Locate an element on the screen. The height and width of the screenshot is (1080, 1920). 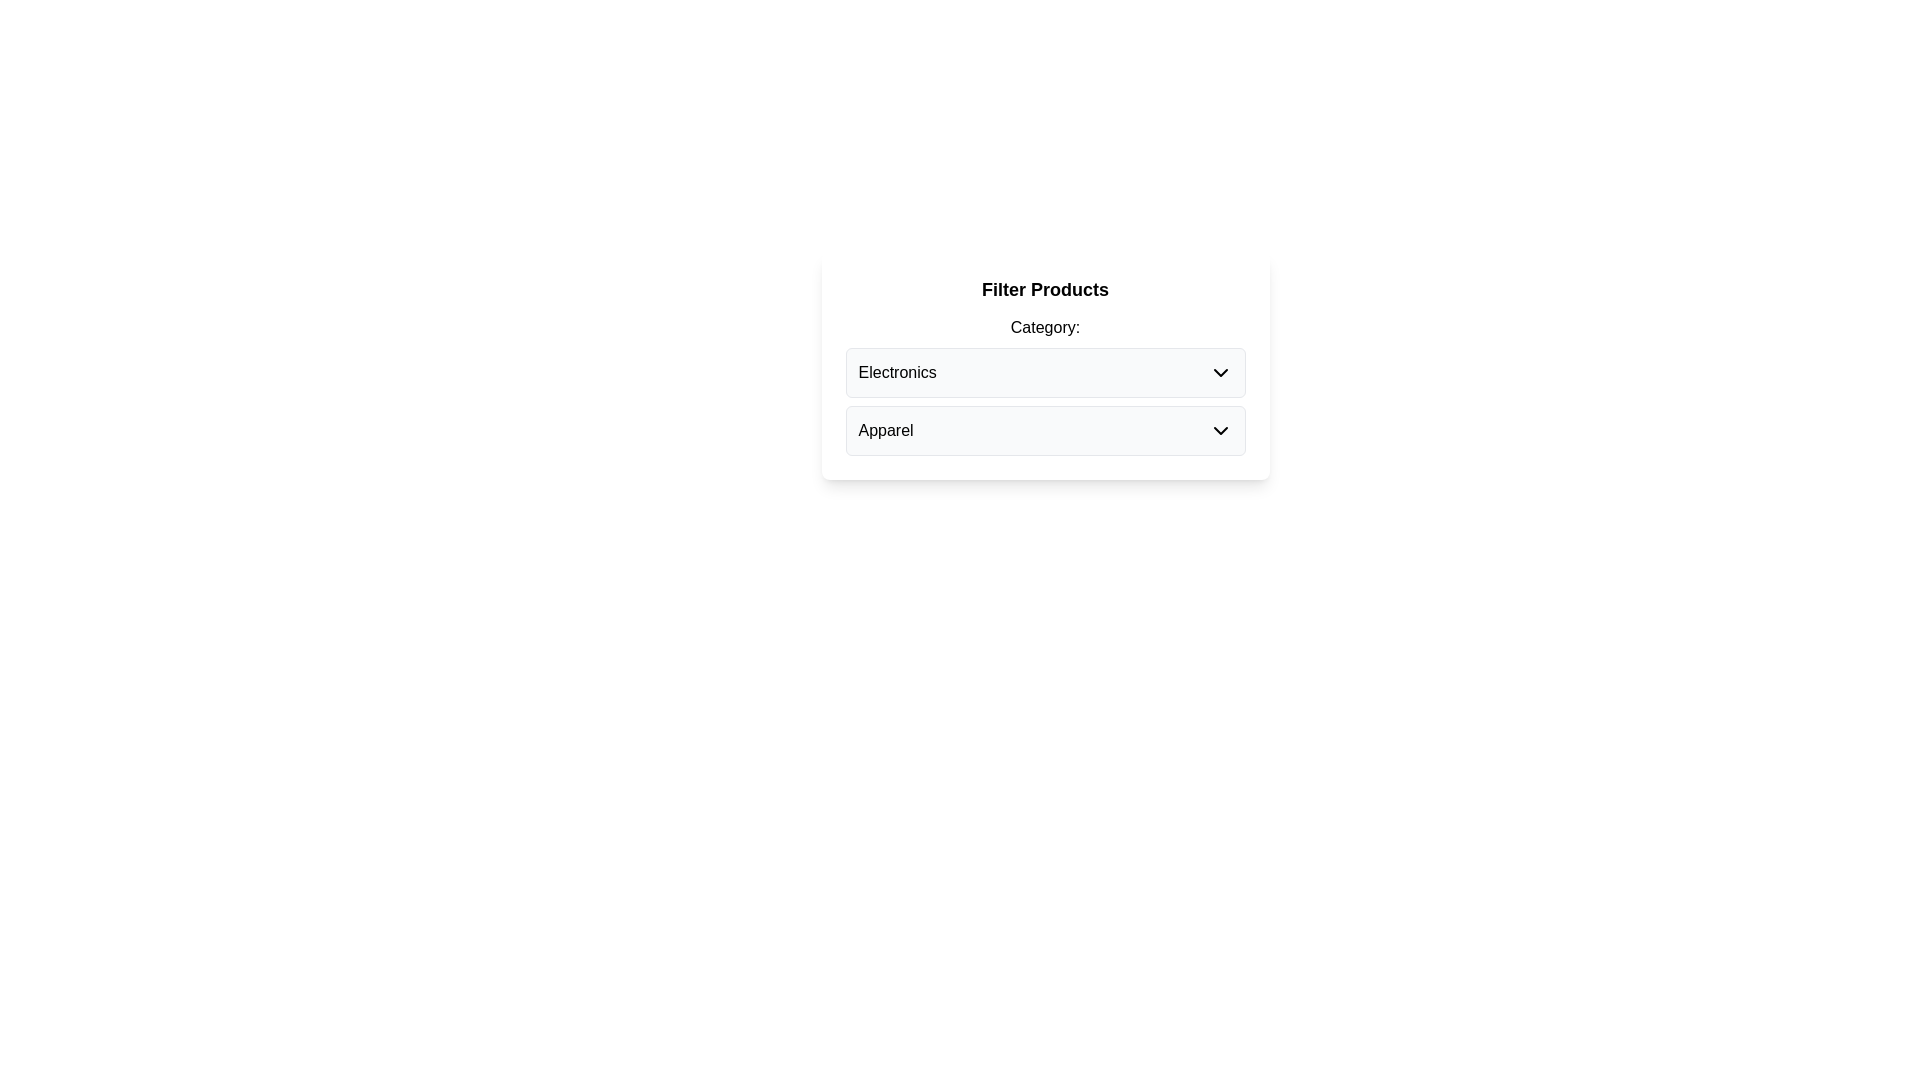
the 'Apparel' text label within the dropdown menu is located at coordinates (885, 430).